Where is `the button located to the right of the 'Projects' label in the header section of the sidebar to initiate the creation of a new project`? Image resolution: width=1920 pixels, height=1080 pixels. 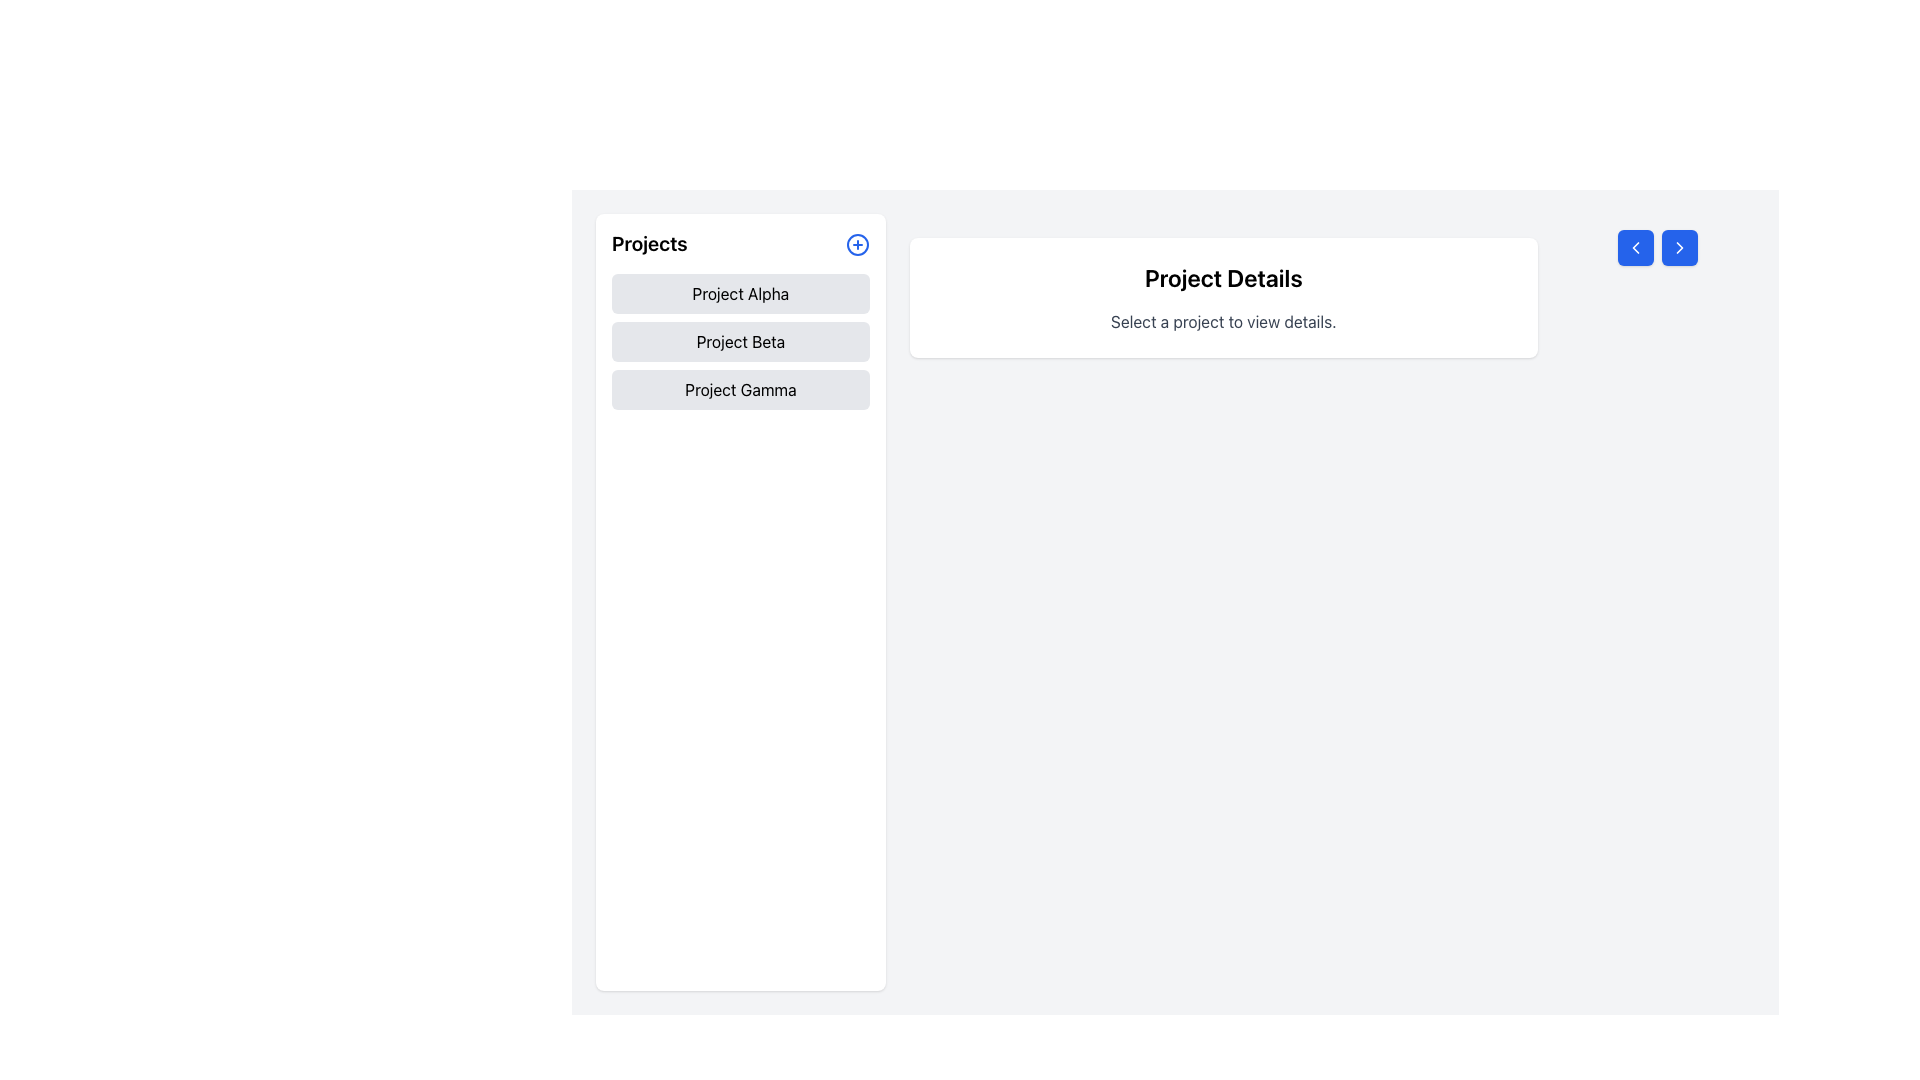
the button located to the right of the 'Projects' label in the header section of the sidebar to initiate the creation of a new project is located at coordinates (857, 242).